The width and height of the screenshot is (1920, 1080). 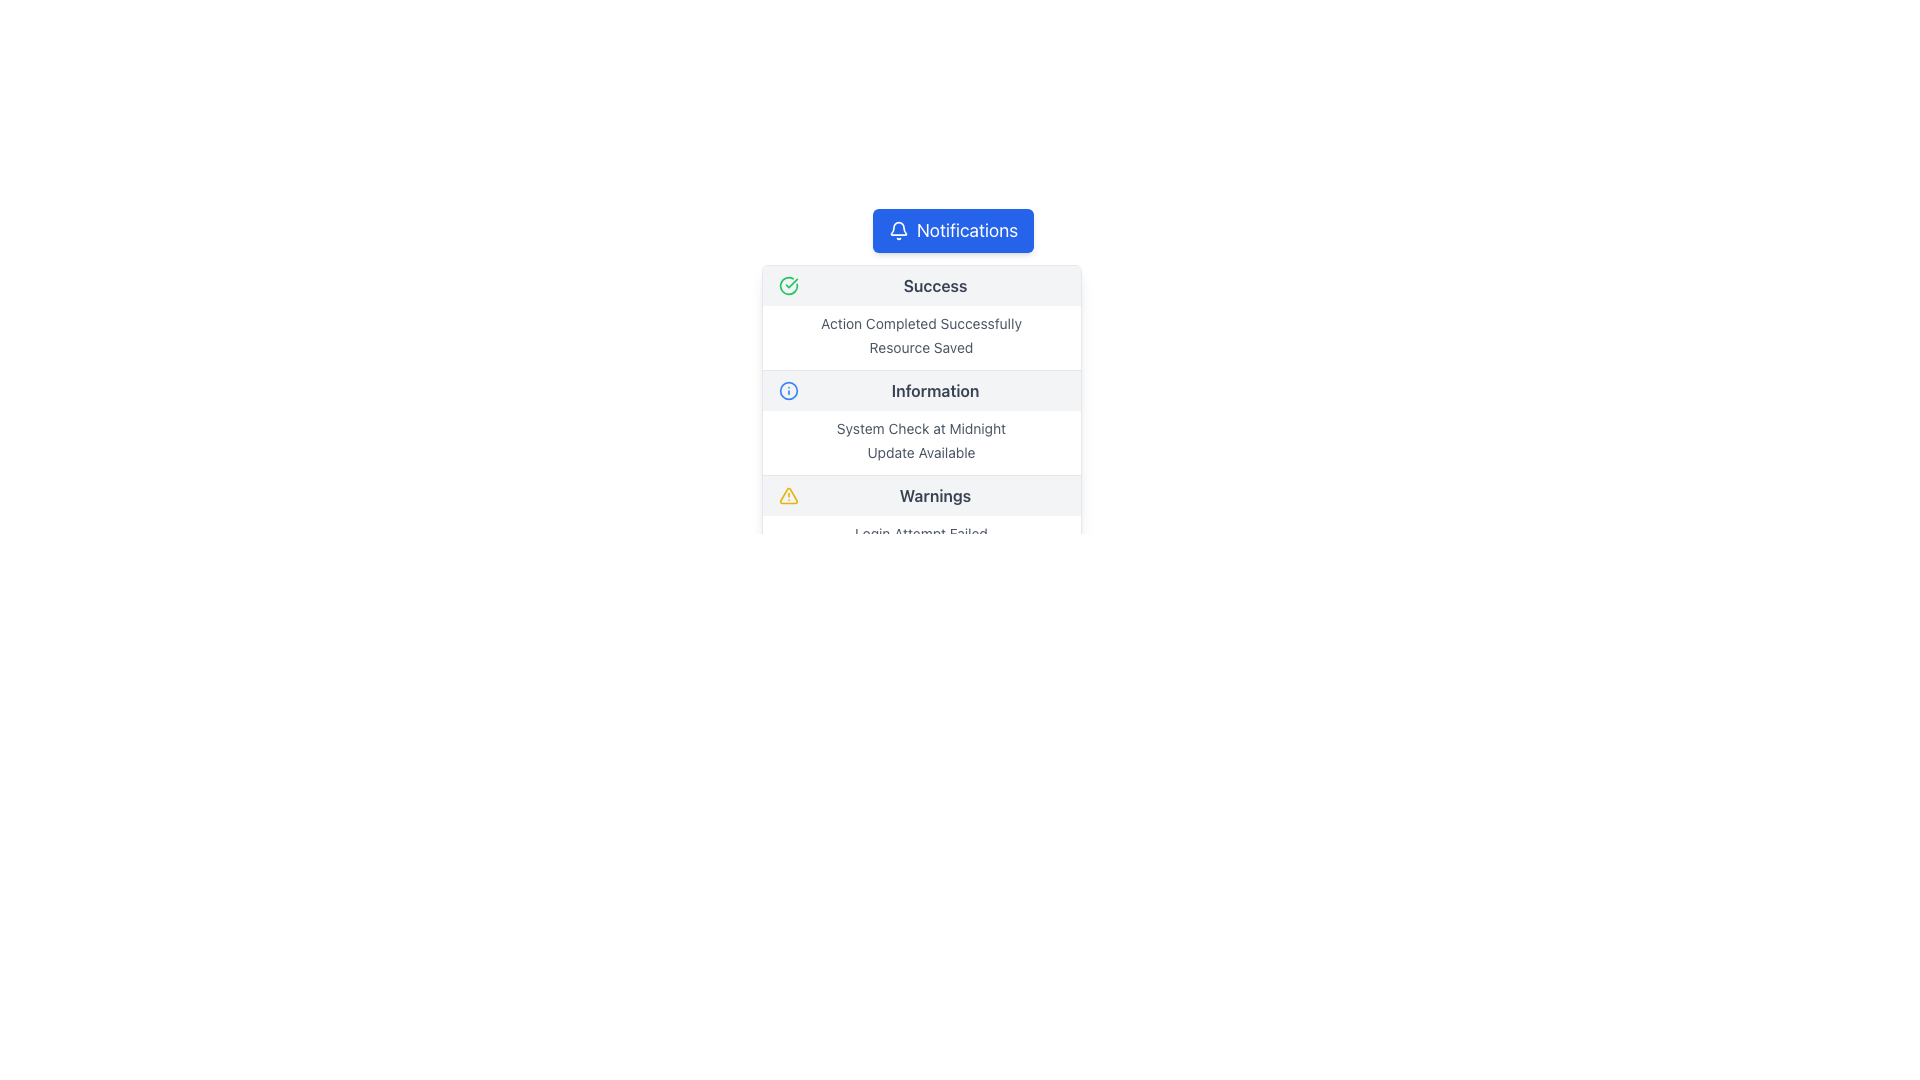 What do you see at coordinates (920, 547) in the screenshot?
I see `the informational message displayed in the 'Warnings' section, which includes the warnings 'Login Attempt Failed' and 'Password Expiration Soon.'` at bounding box center [920, 547].